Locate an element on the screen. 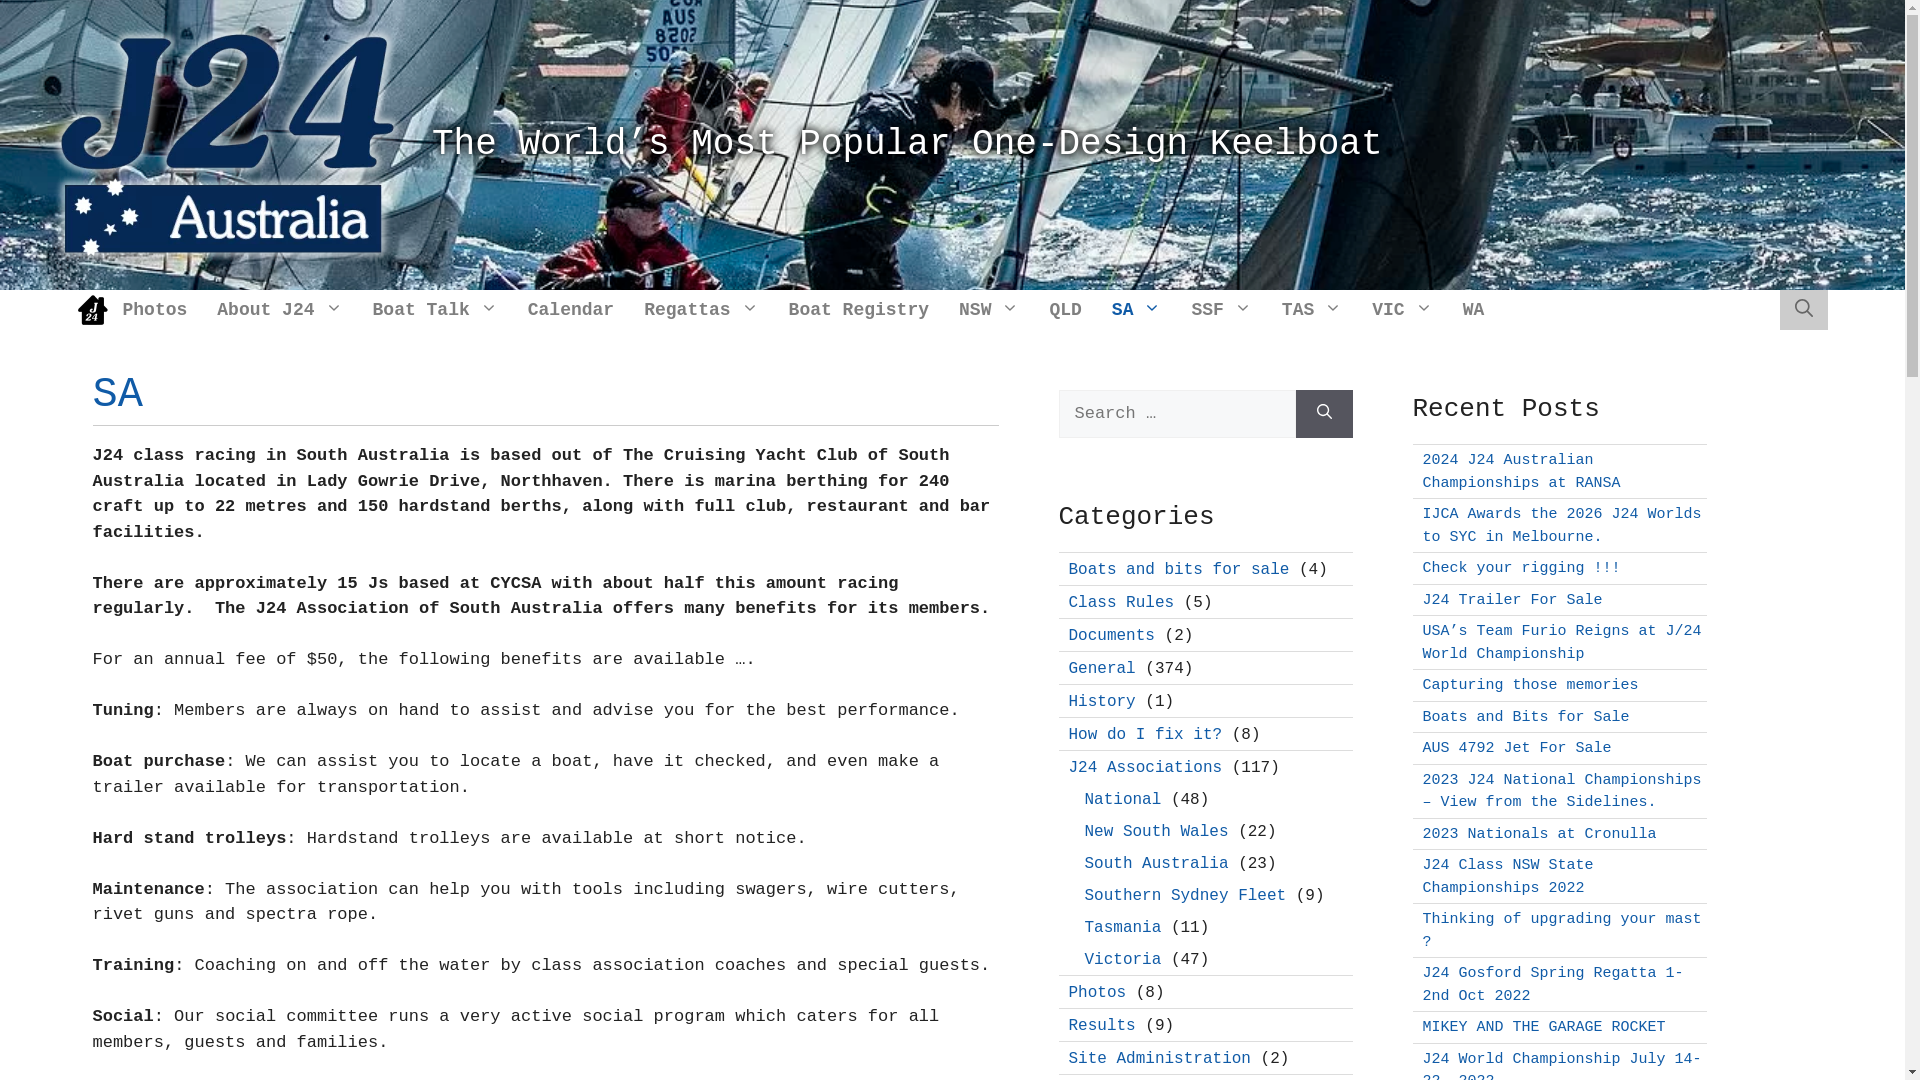  'Tasmania' is located at coordinates (1122, 926).